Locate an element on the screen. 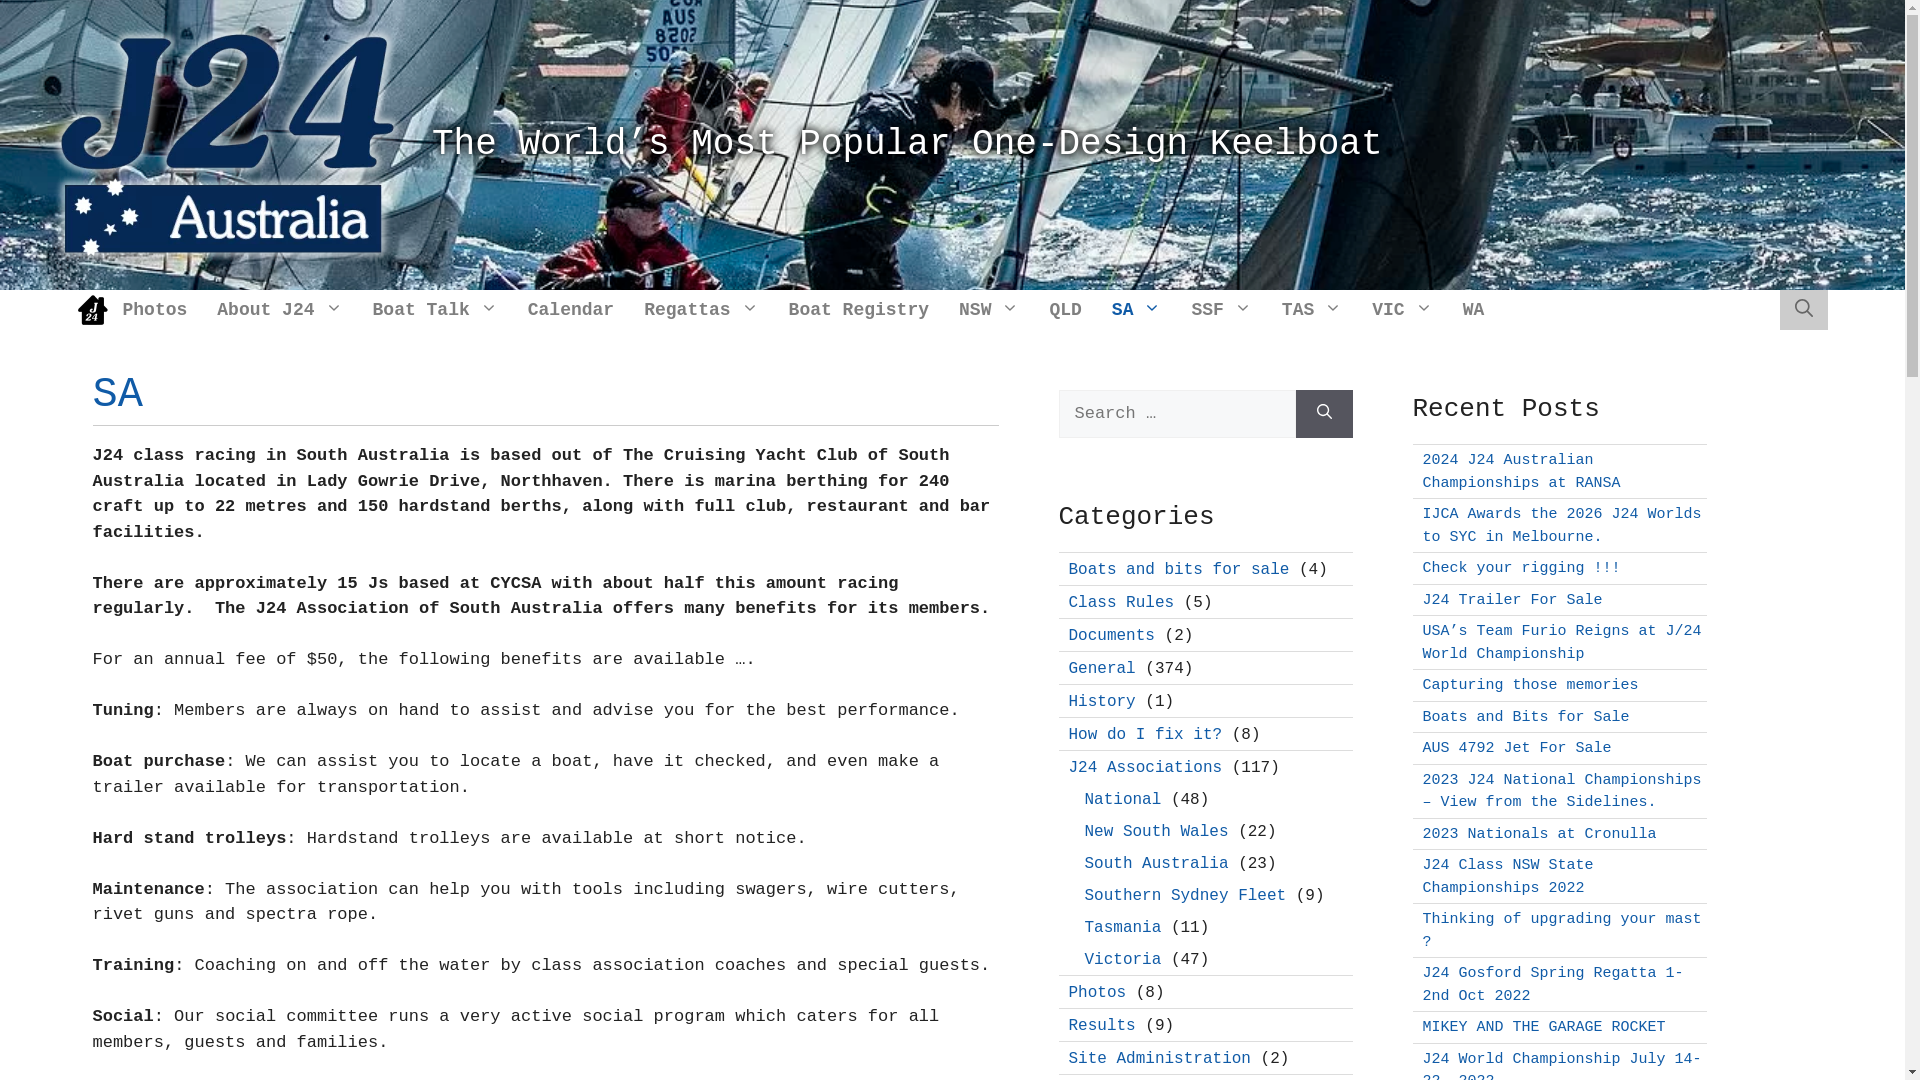  'Tasmania' is located at coordinates (1122, 926).